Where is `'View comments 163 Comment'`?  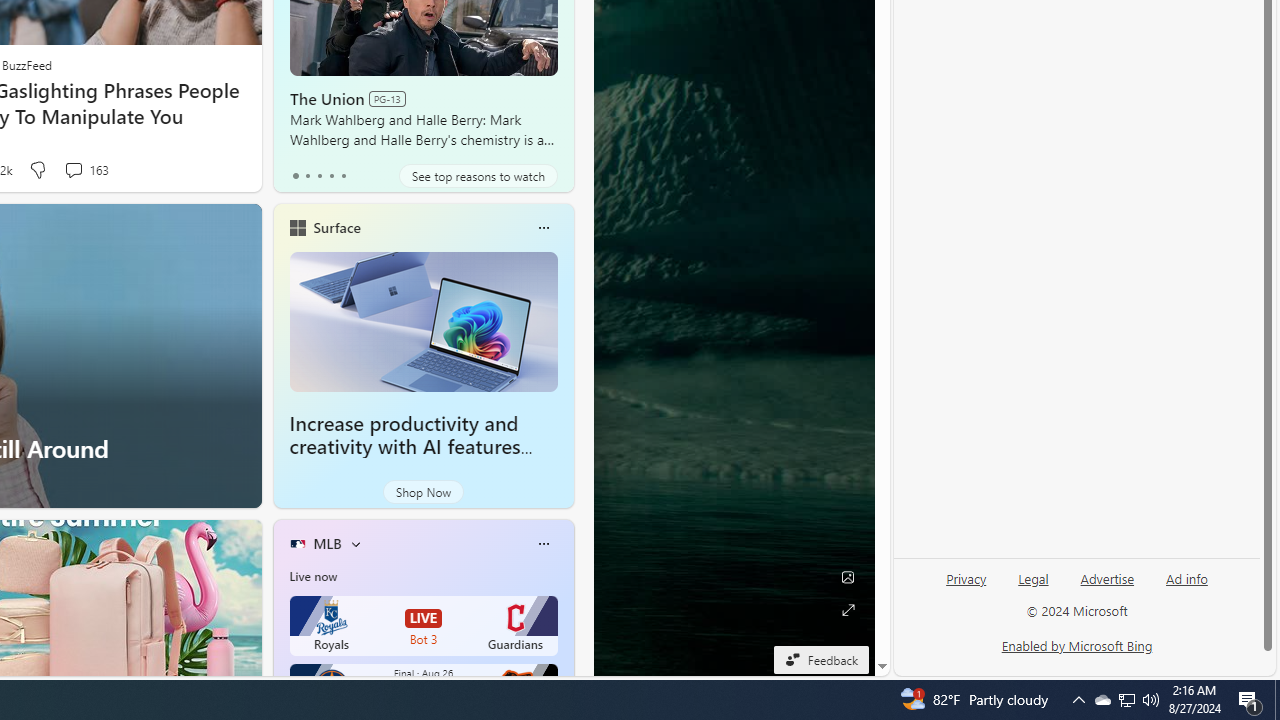 'View comments 163 Comment' is located at coordinates (84, 169).